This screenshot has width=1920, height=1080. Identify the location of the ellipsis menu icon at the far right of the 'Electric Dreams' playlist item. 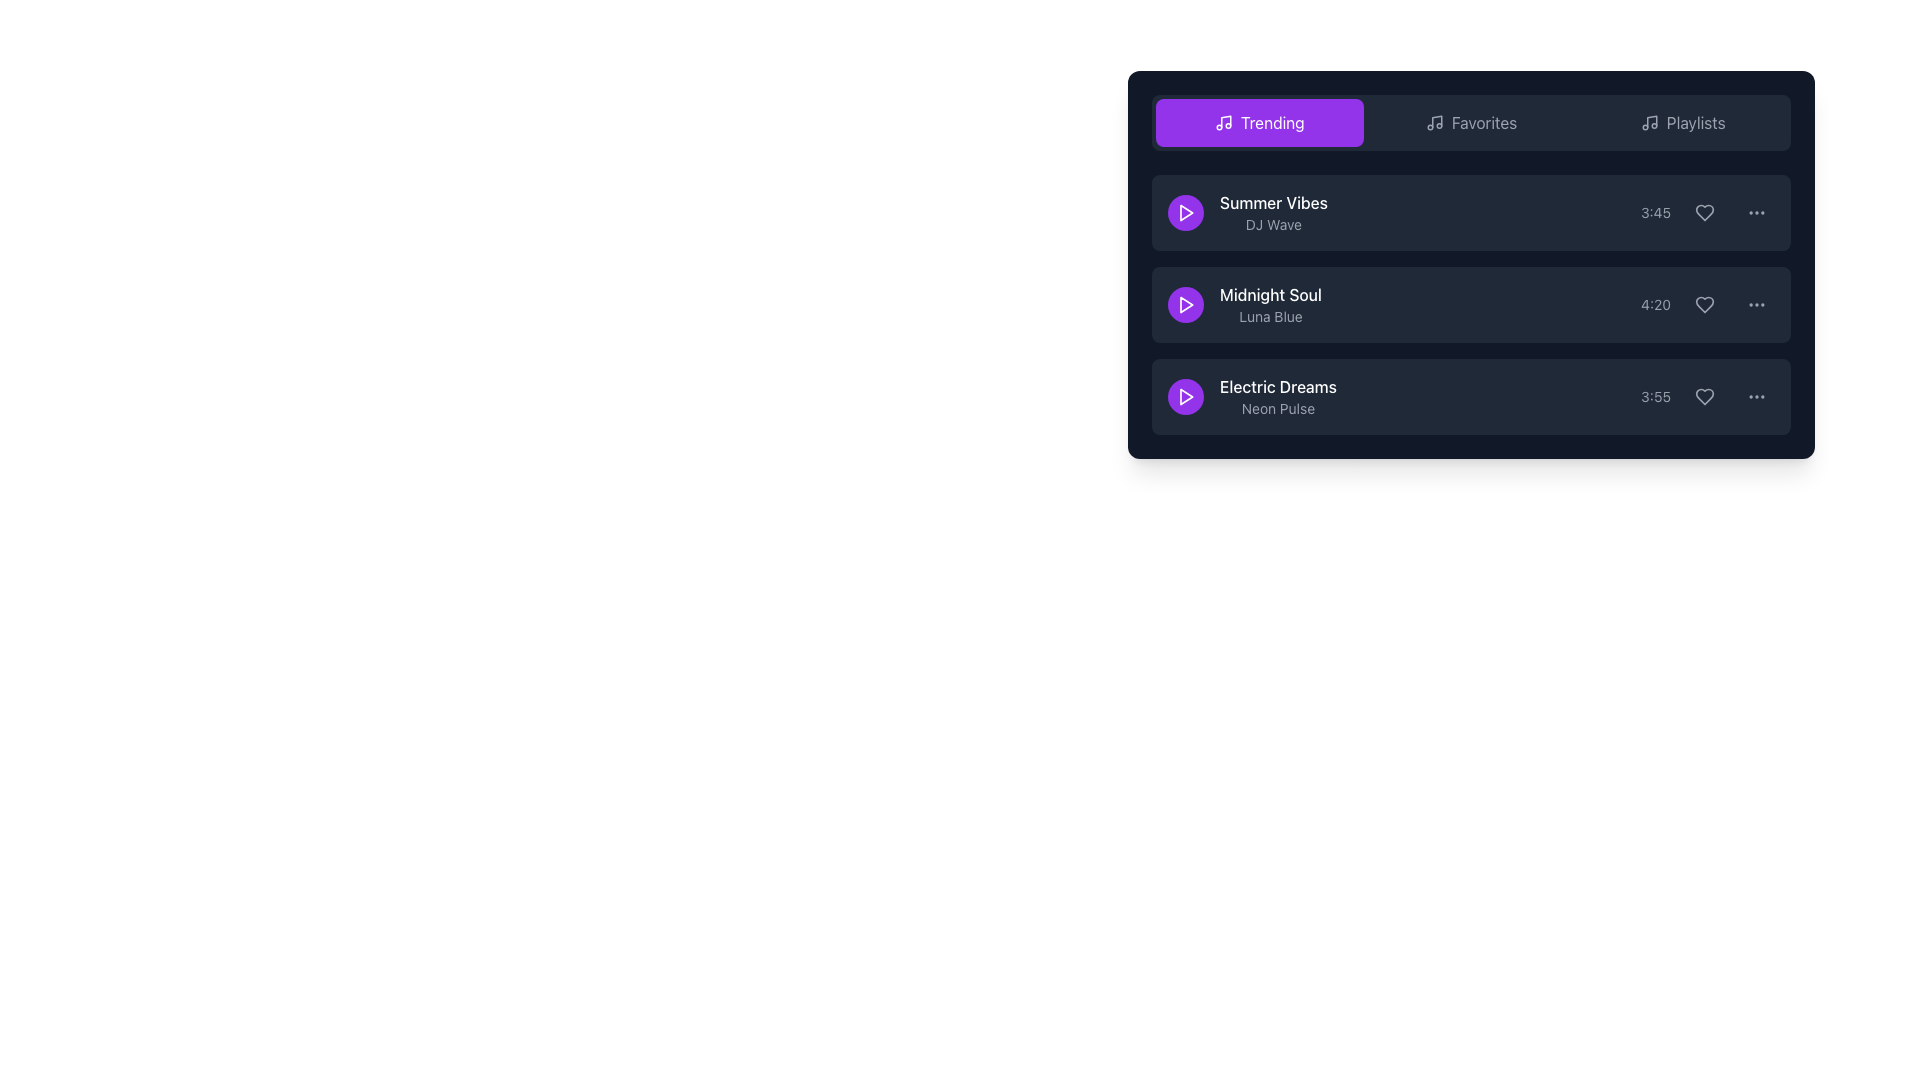
(1755, 397).